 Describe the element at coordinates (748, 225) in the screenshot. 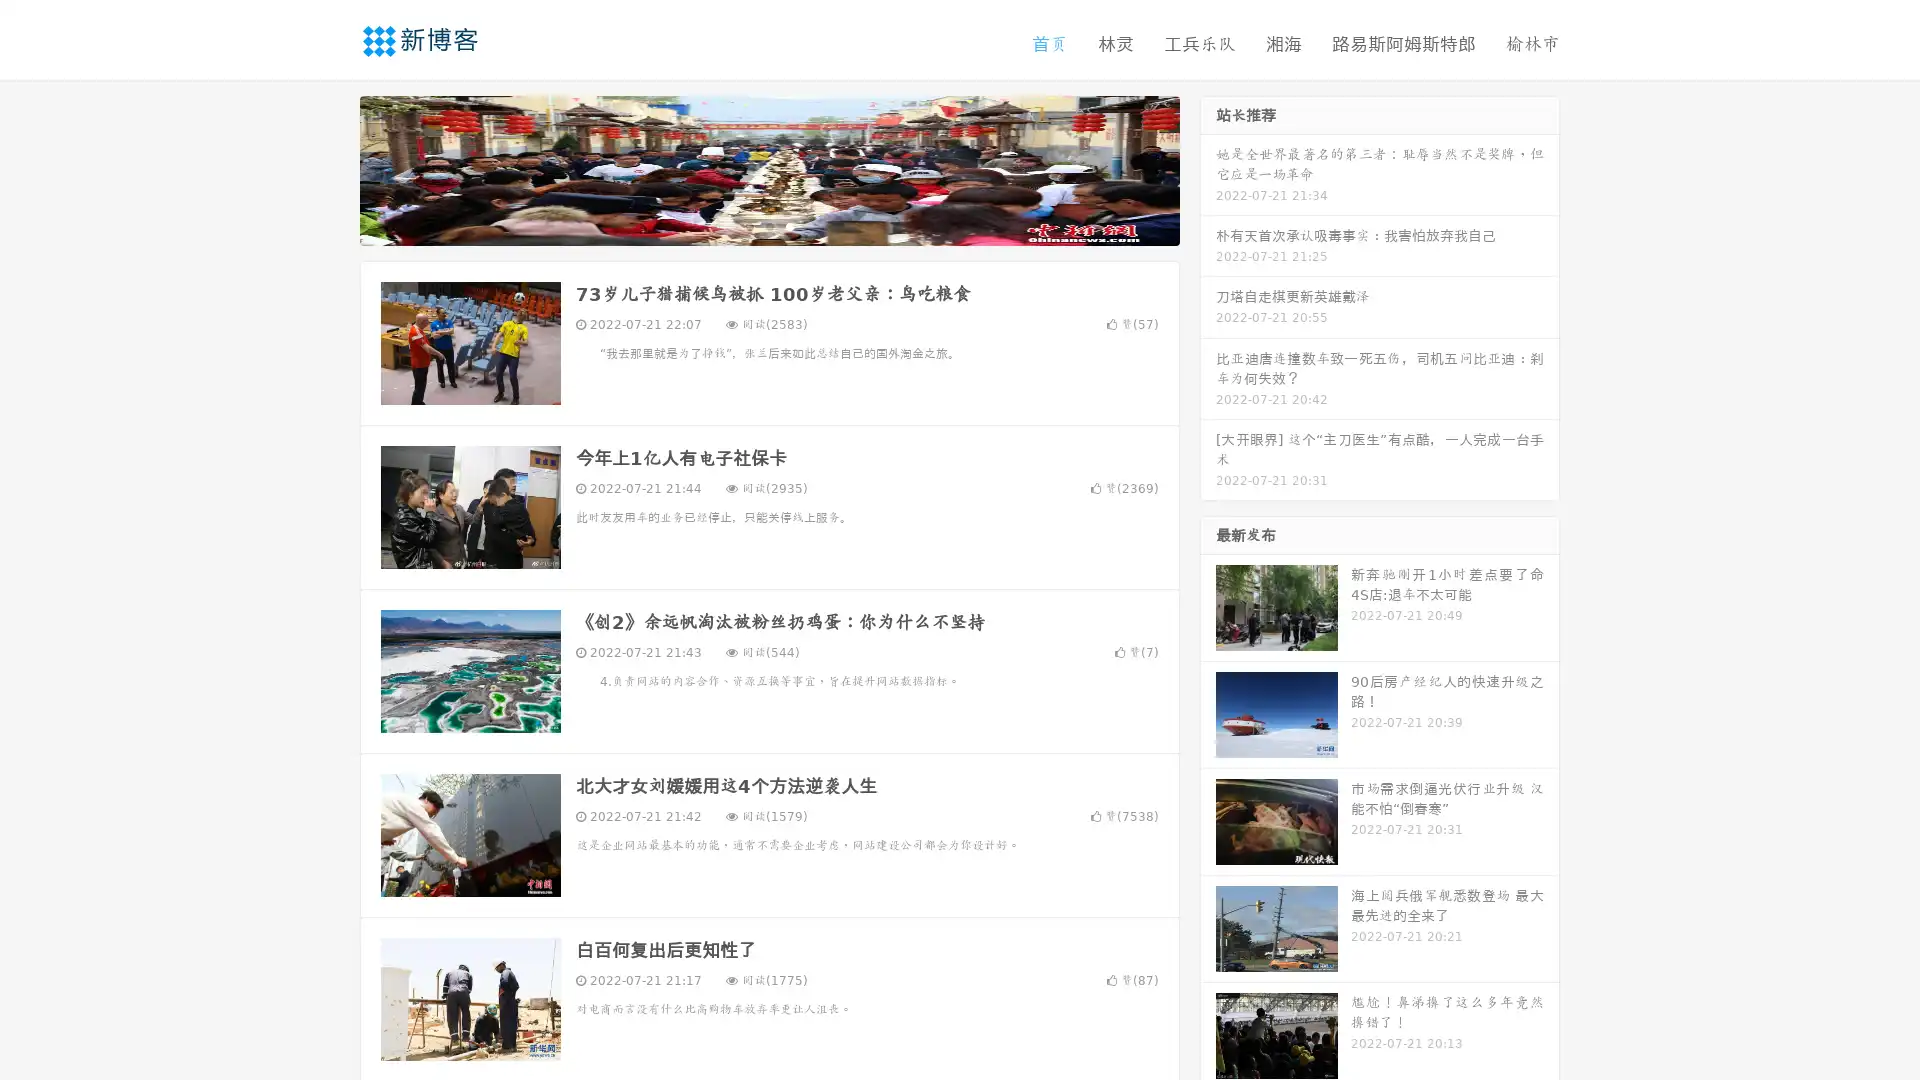

I see `Go to slide 1` at that location.